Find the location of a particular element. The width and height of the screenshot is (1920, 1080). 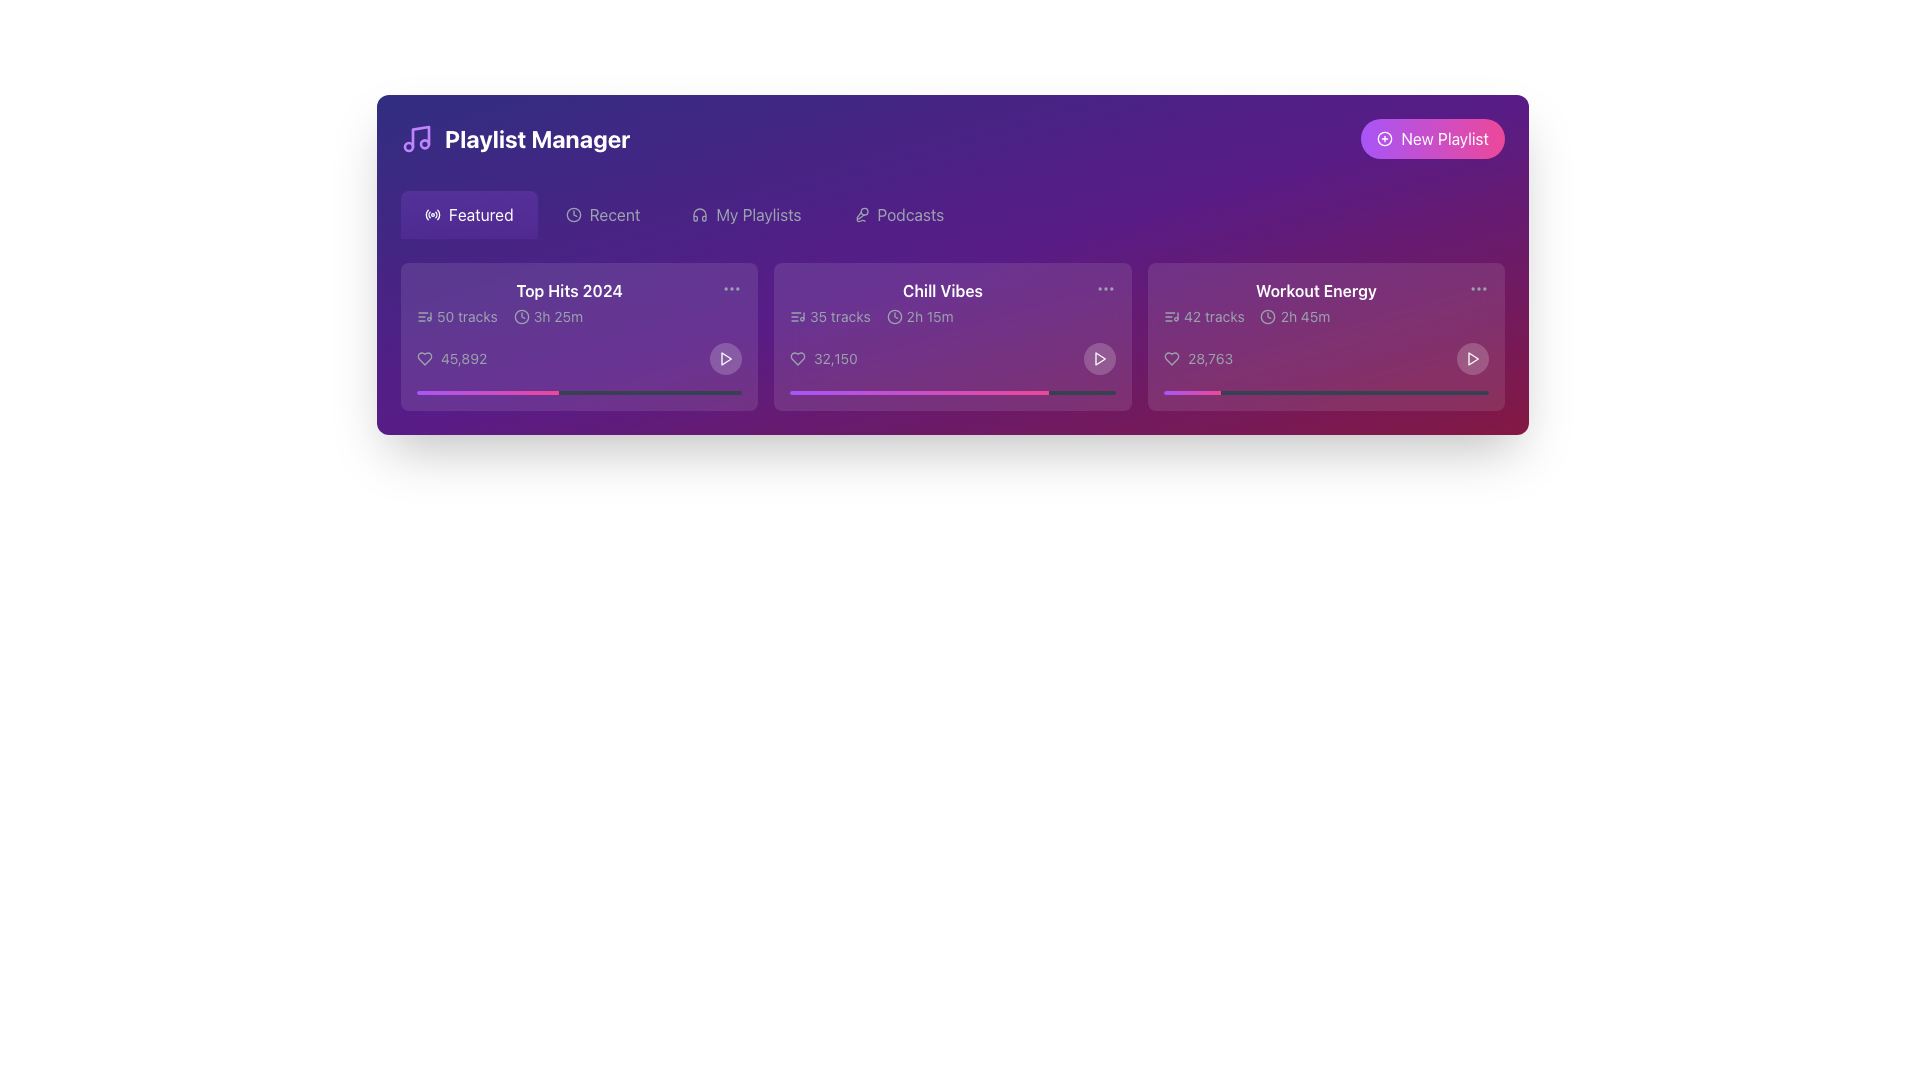

the 'Workout Energy' text label, which is displayed in bold white font at the top of the rightmost card in a series of cards, styled with a purple gradient background is located at coordinates (1316, 290).